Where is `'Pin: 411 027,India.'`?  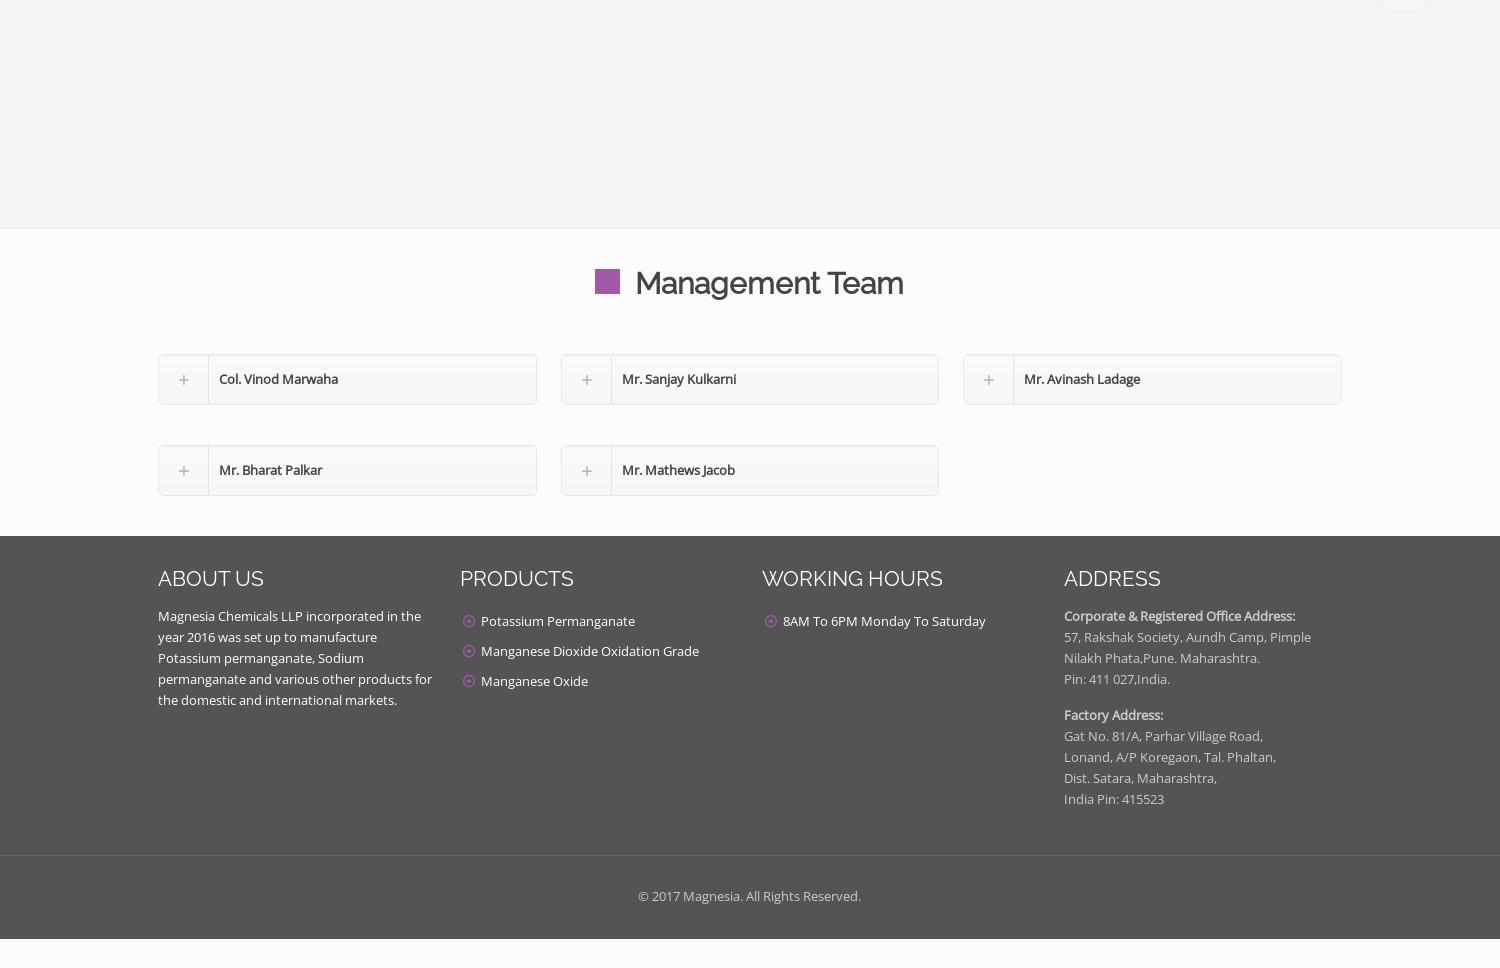
'Pin: 411 027,India.' is located at coordinates (1116, 678).